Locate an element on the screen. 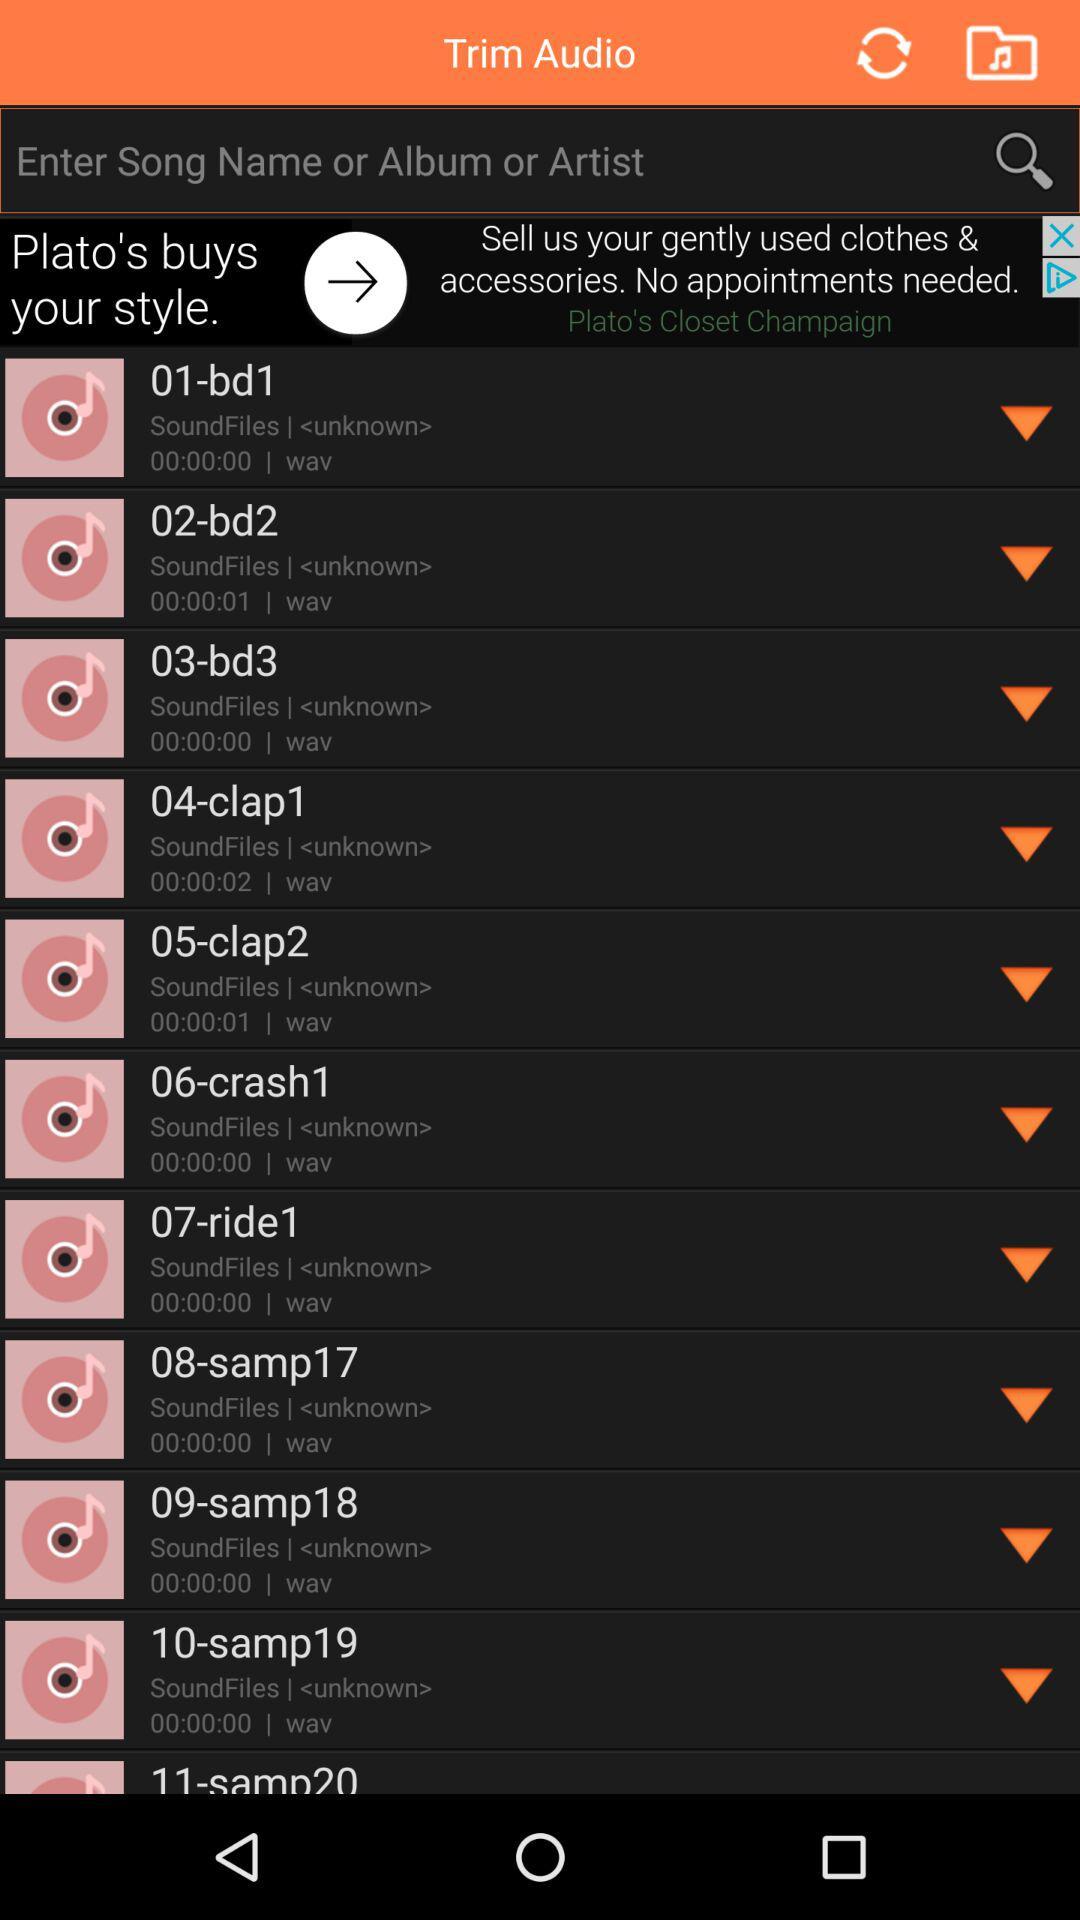  show file information is located at coordinates (1027, 1398).